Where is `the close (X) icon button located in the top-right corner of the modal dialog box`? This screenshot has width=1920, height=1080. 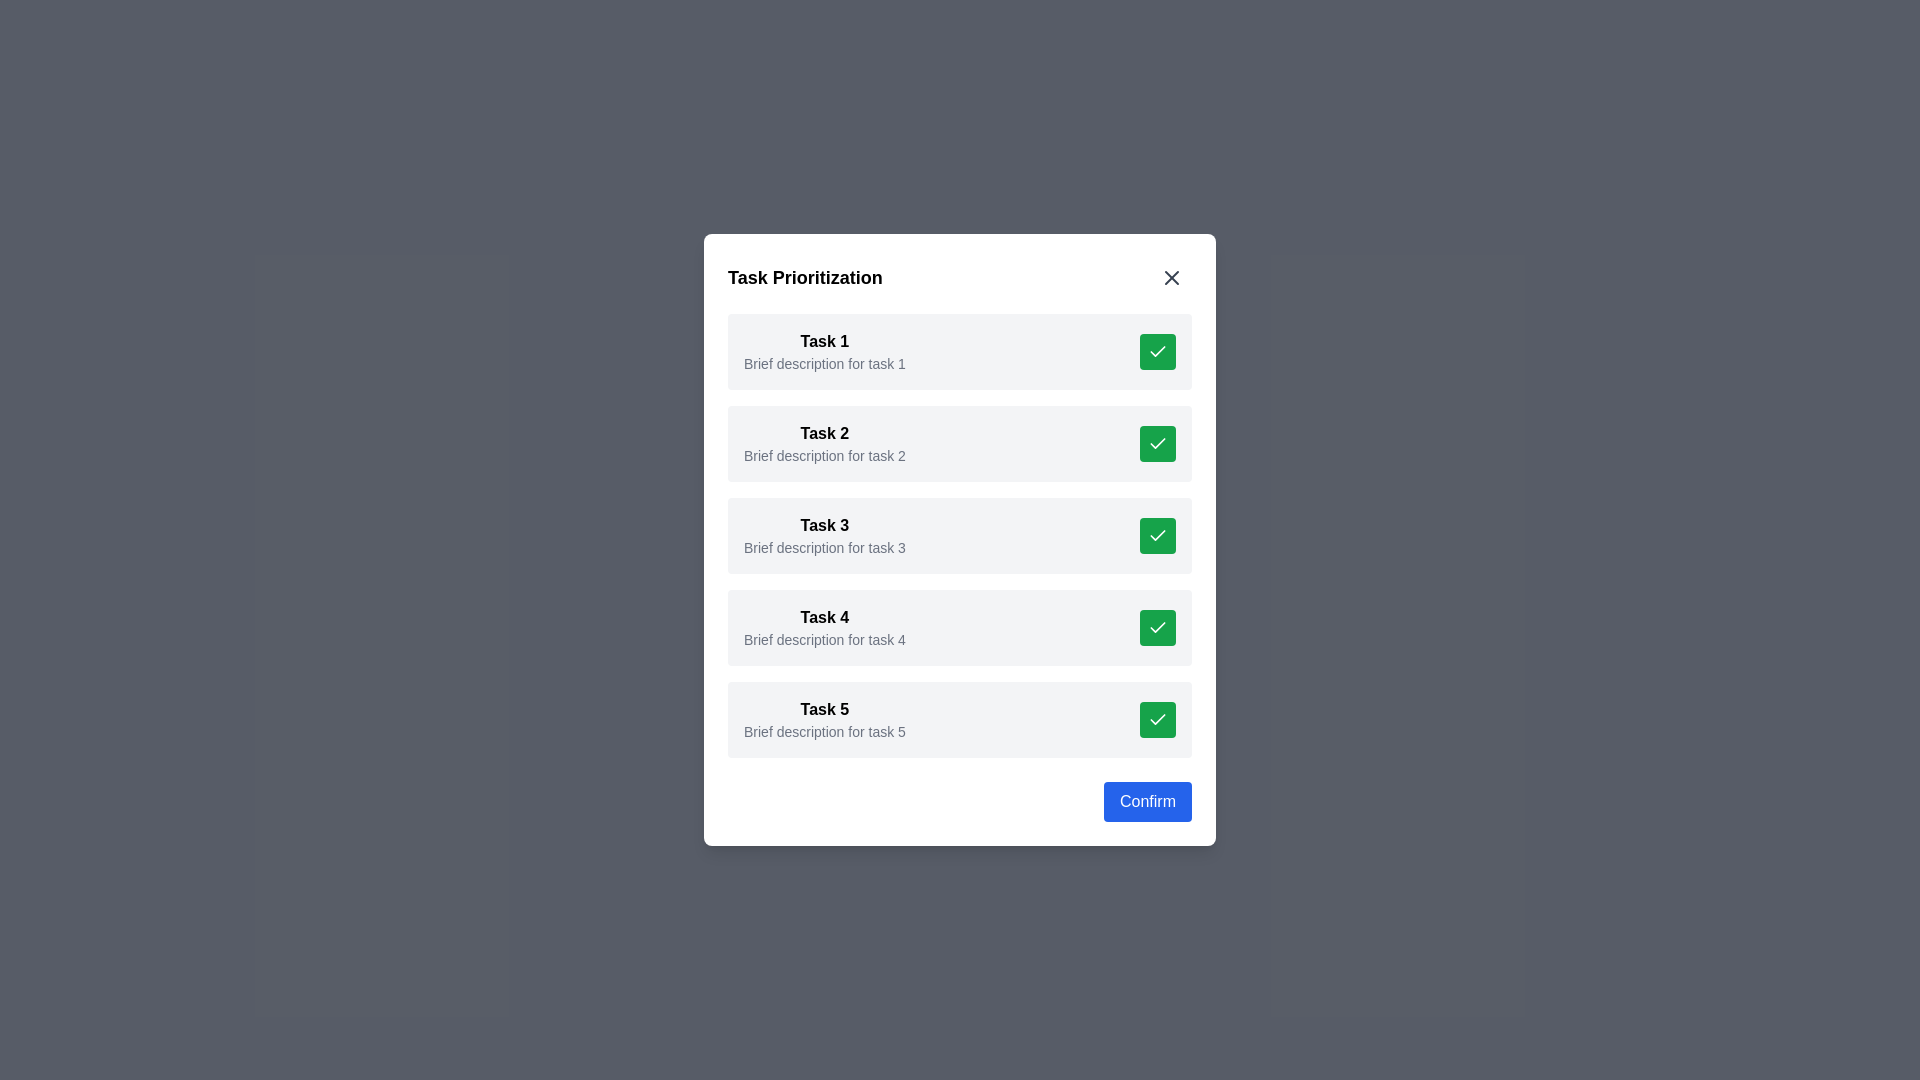
the close (X) icon button located in the top-right corner of the modal dialog box is located at coordinates (1171, 277).